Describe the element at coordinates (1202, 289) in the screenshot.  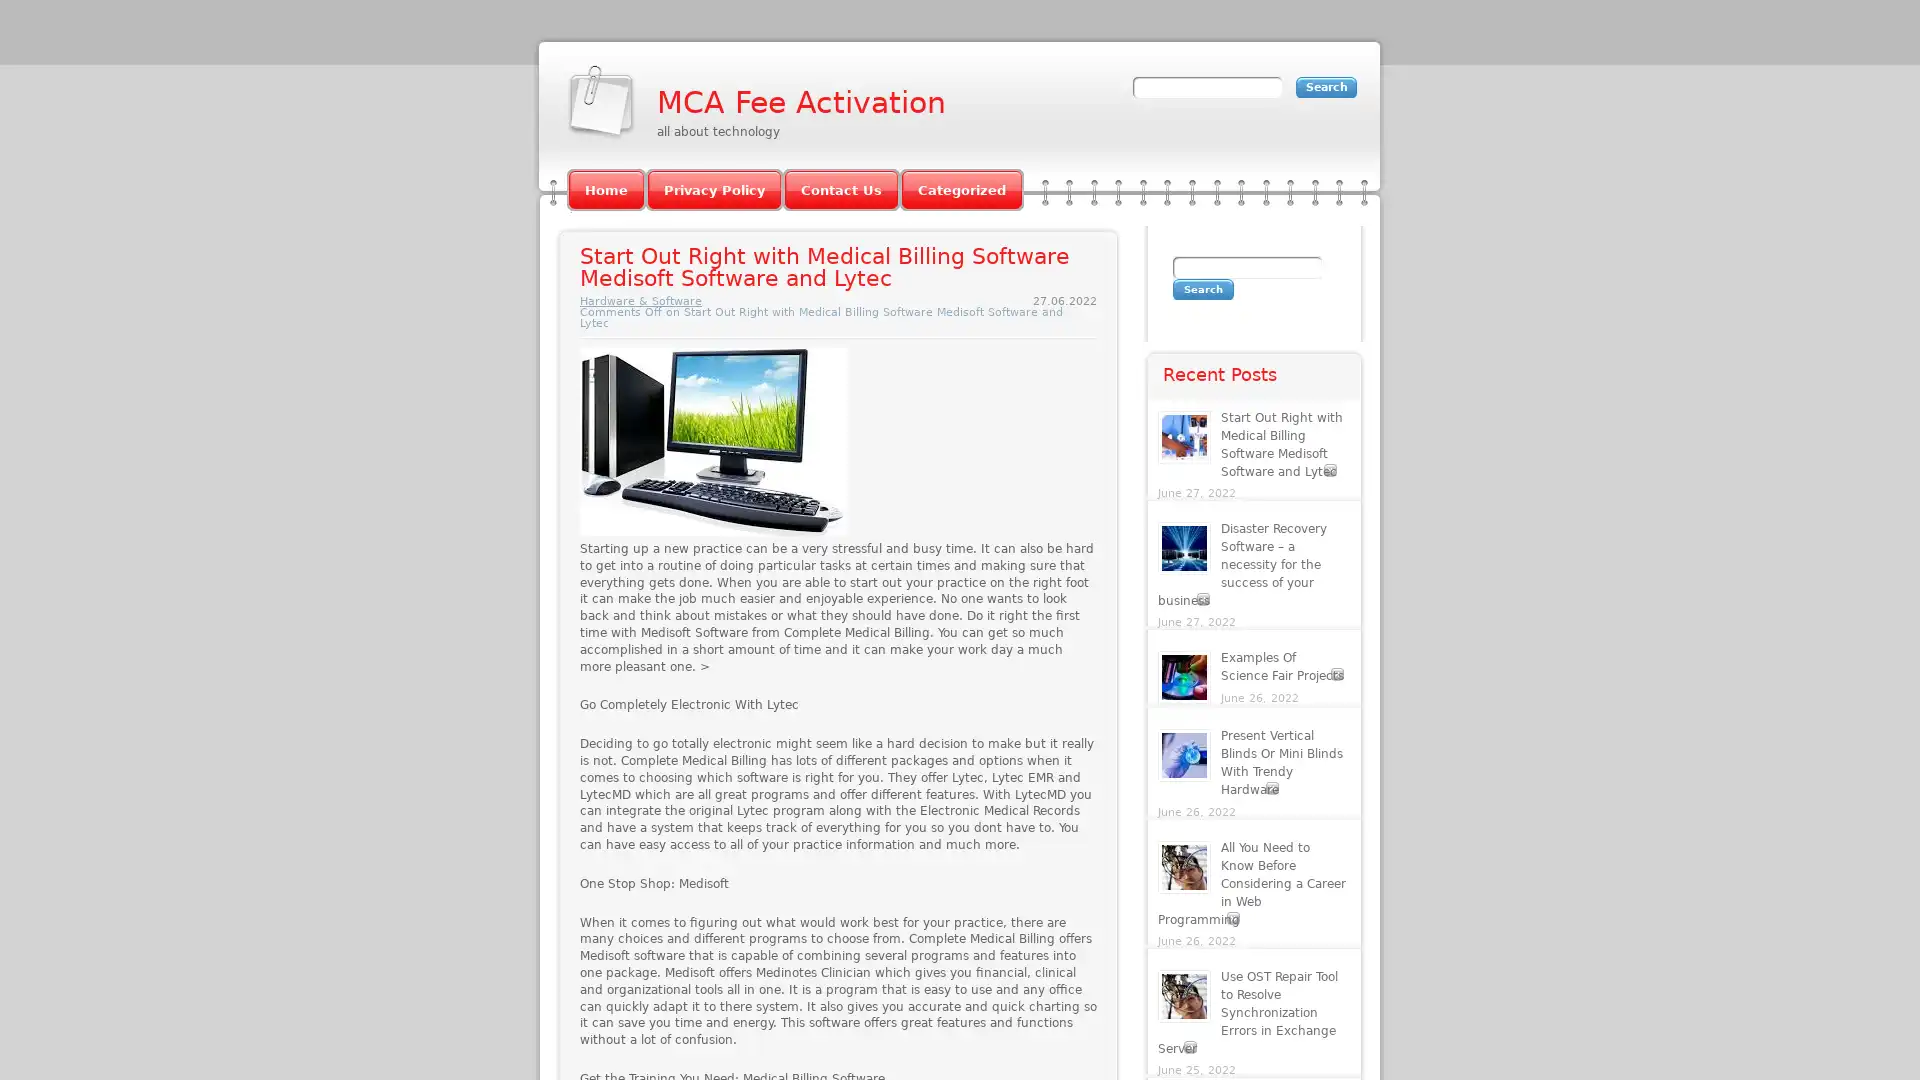
I see `Search` at that location.